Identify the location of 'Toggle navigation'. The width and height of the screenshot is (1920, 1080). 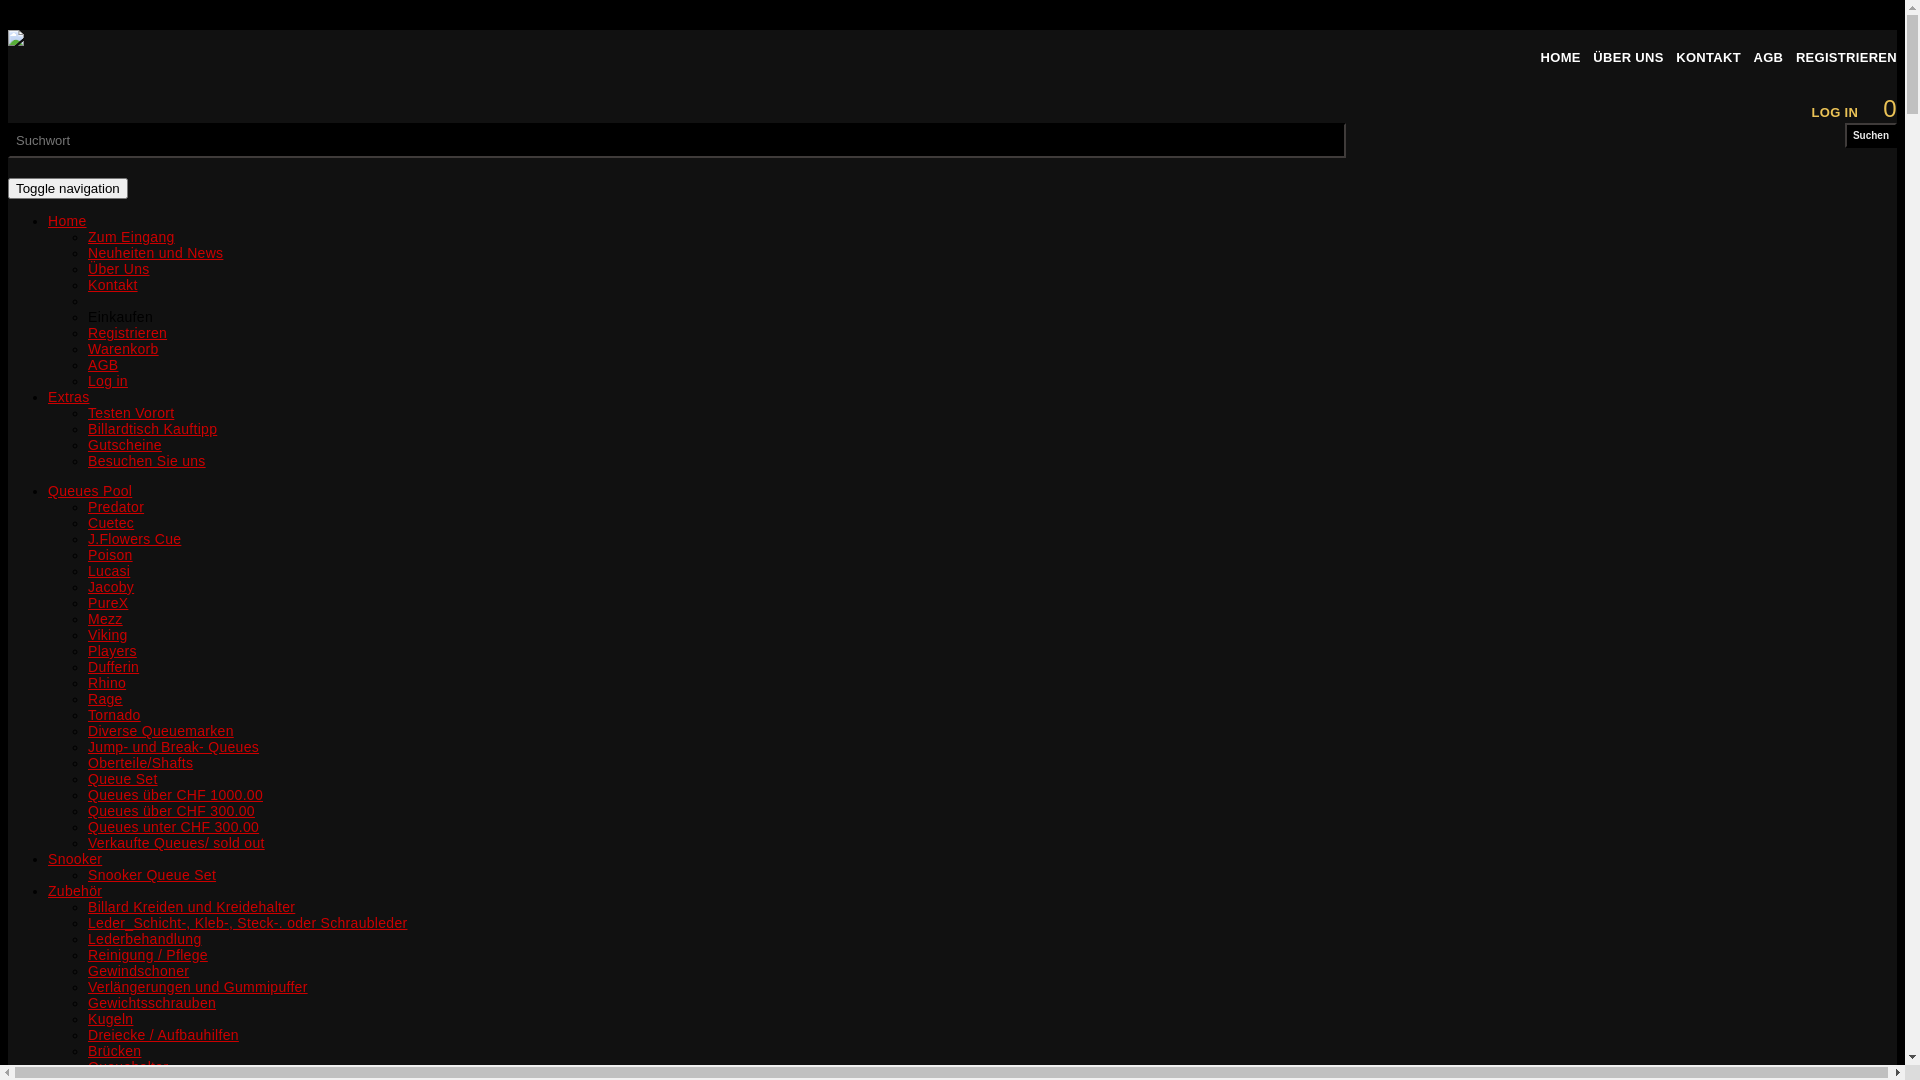
(67, 188).